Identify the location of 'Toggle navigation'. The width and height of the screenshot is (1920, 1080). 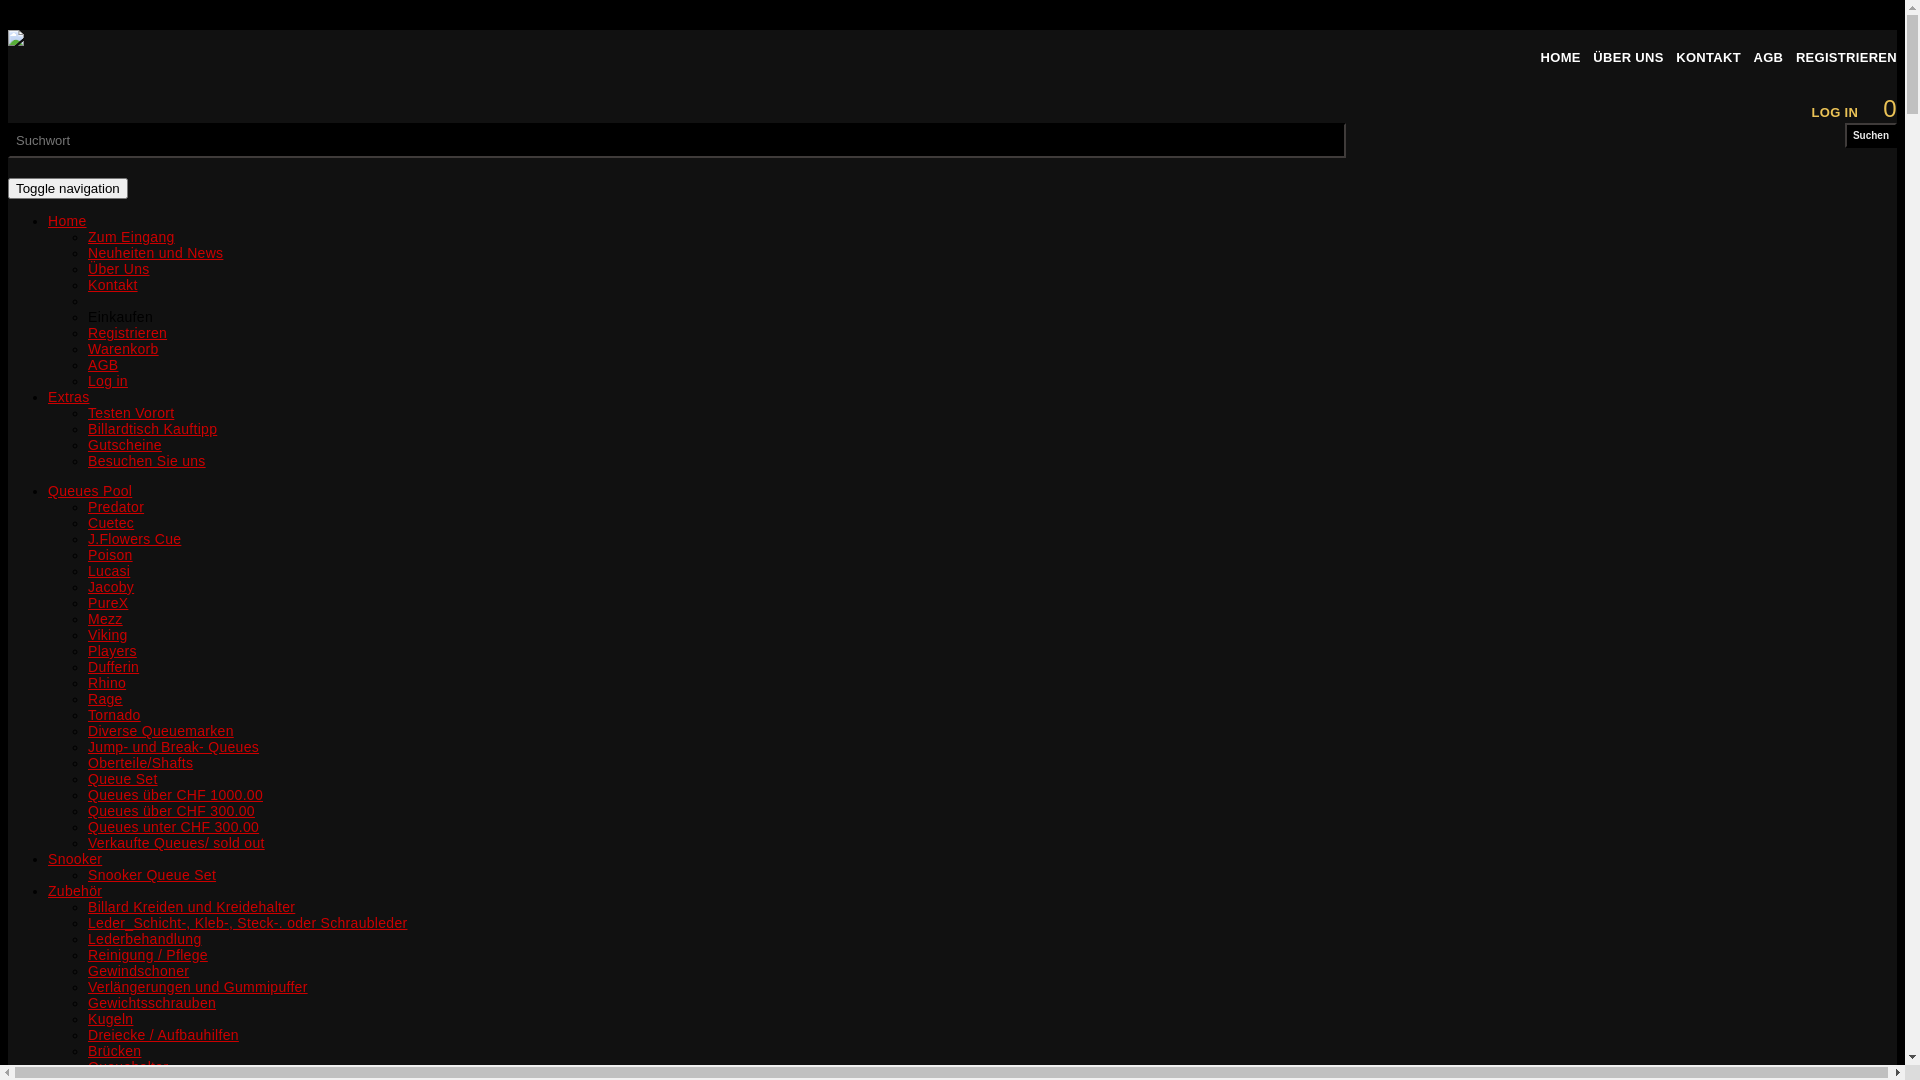
(67, 188).